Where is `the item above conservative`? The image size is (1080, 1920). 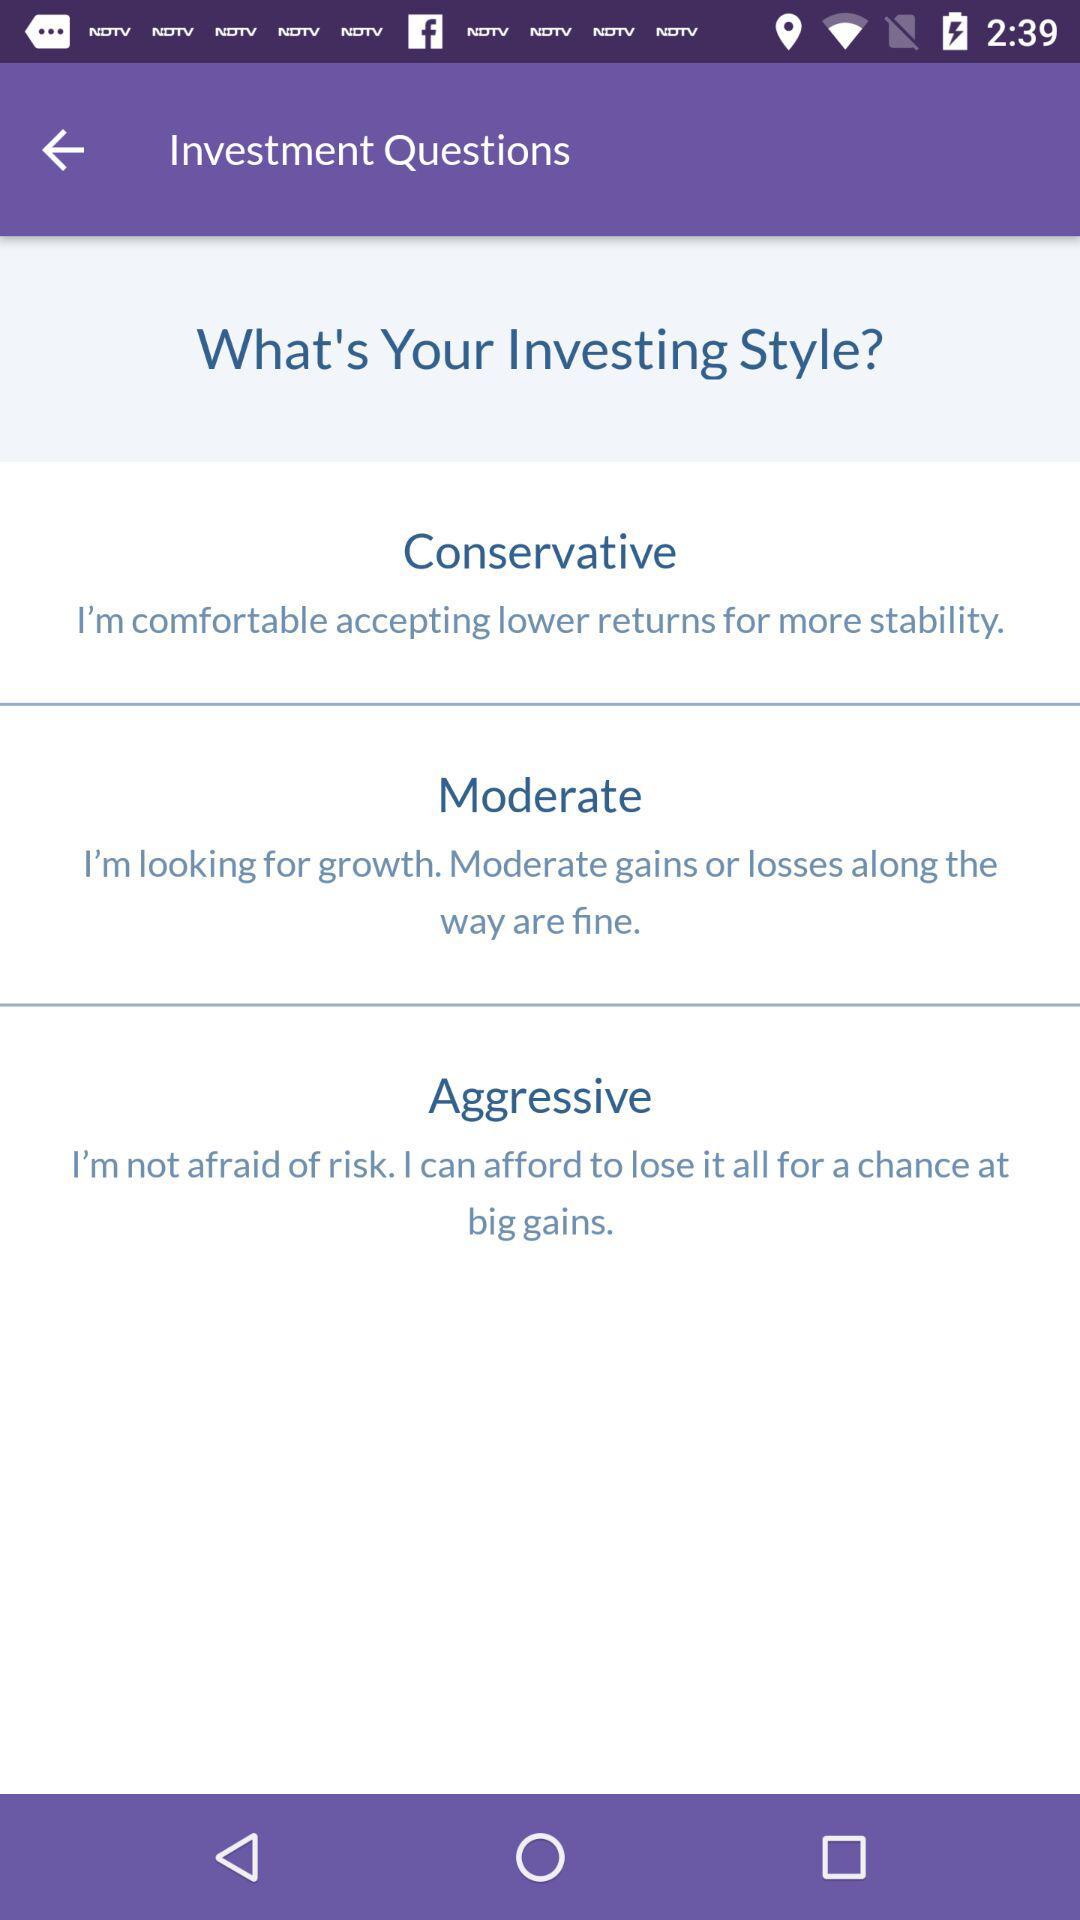
the item above conservative is located at coordinates (61, 148).